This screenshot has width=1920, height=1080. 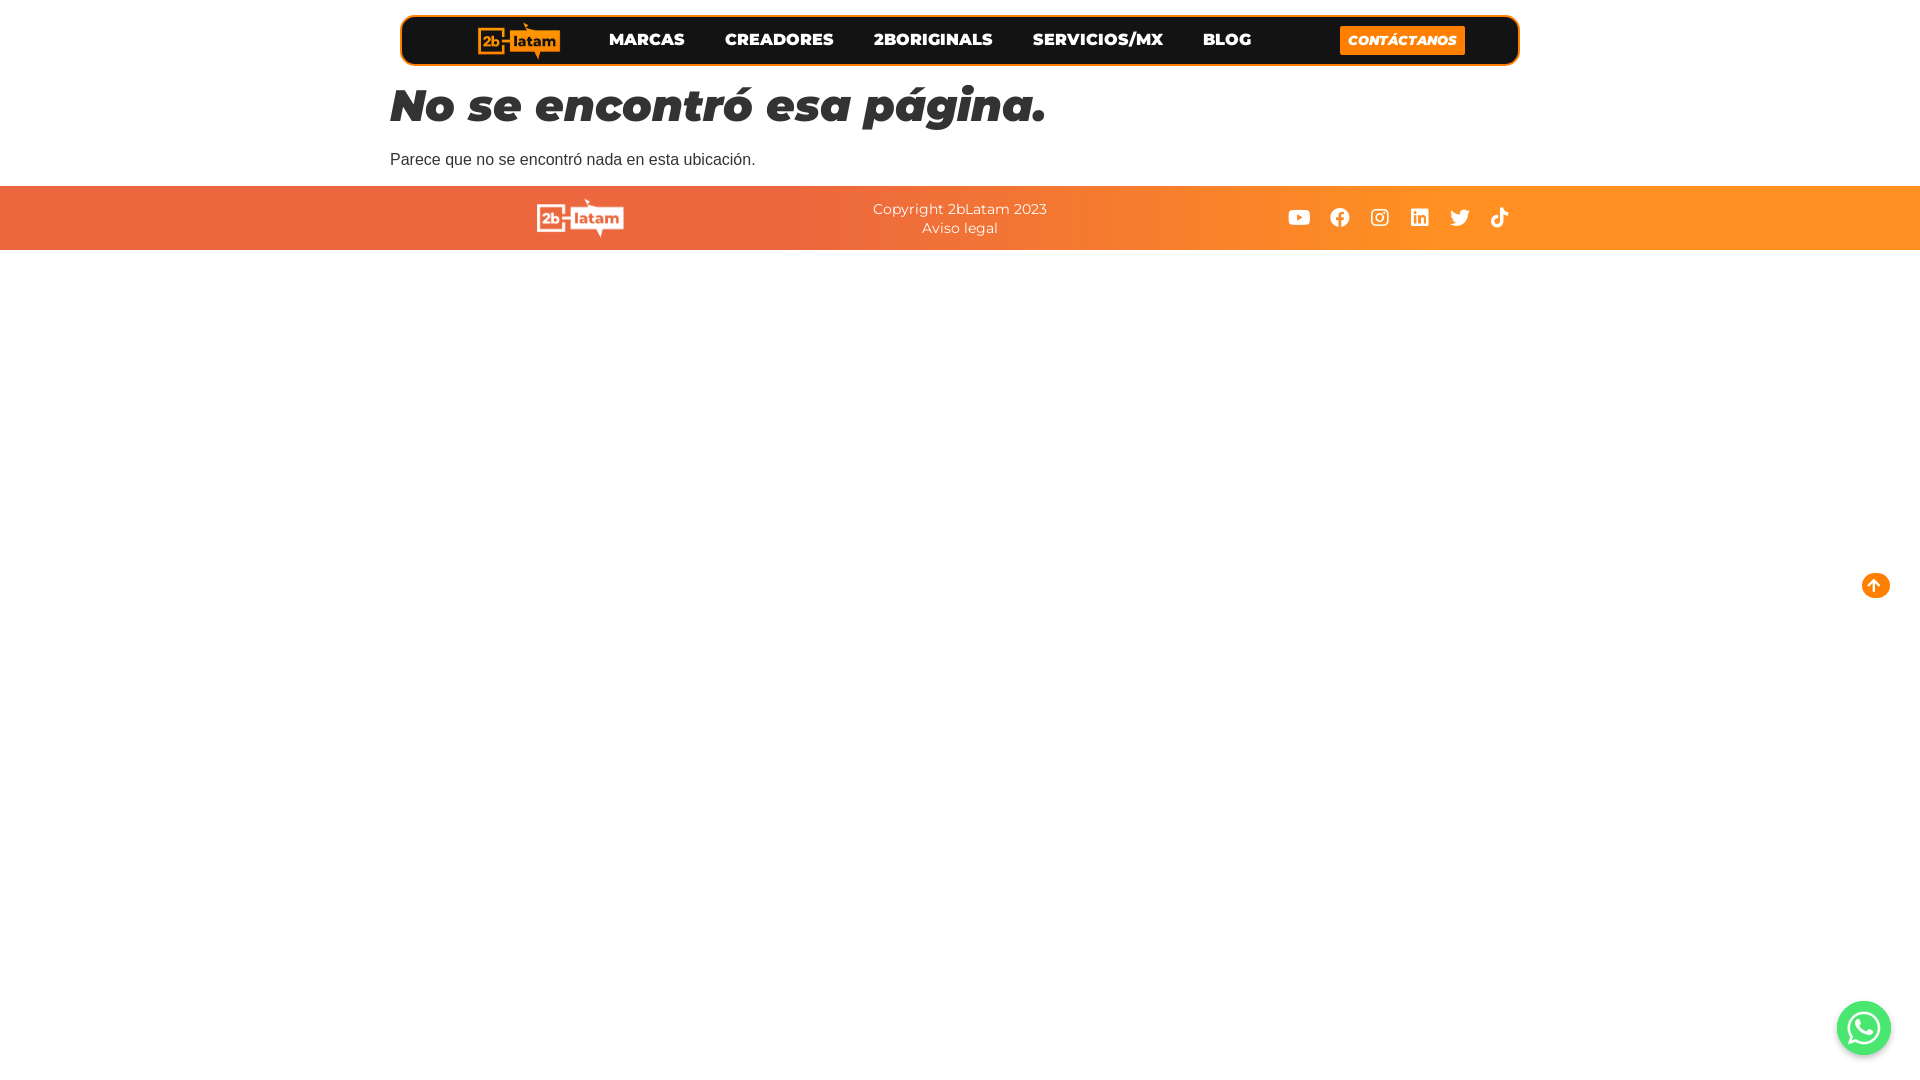 What do you see at coordinates (705, 39) in the screenshot?
I see `'CREADORES'` at bounding box center [705, 39].